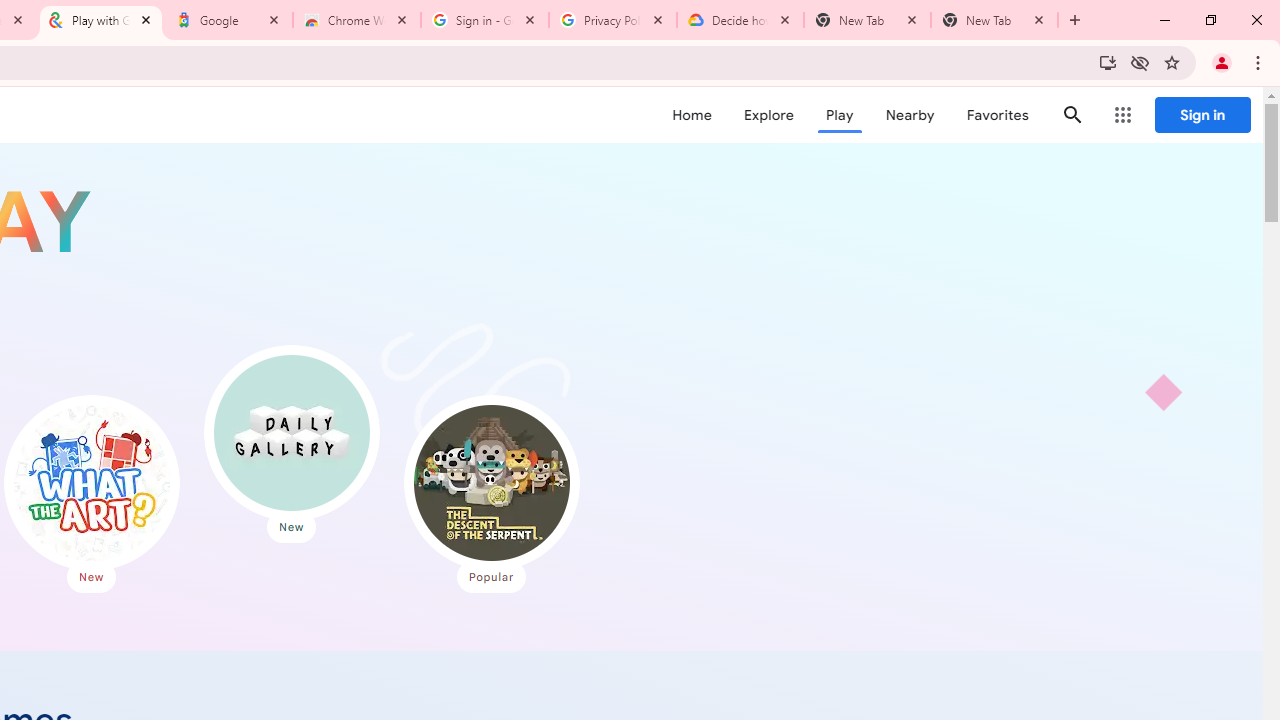  Describe the element at coordinates (290, 432) in the screenshot. I see `'Daily Gallery'` at that location.